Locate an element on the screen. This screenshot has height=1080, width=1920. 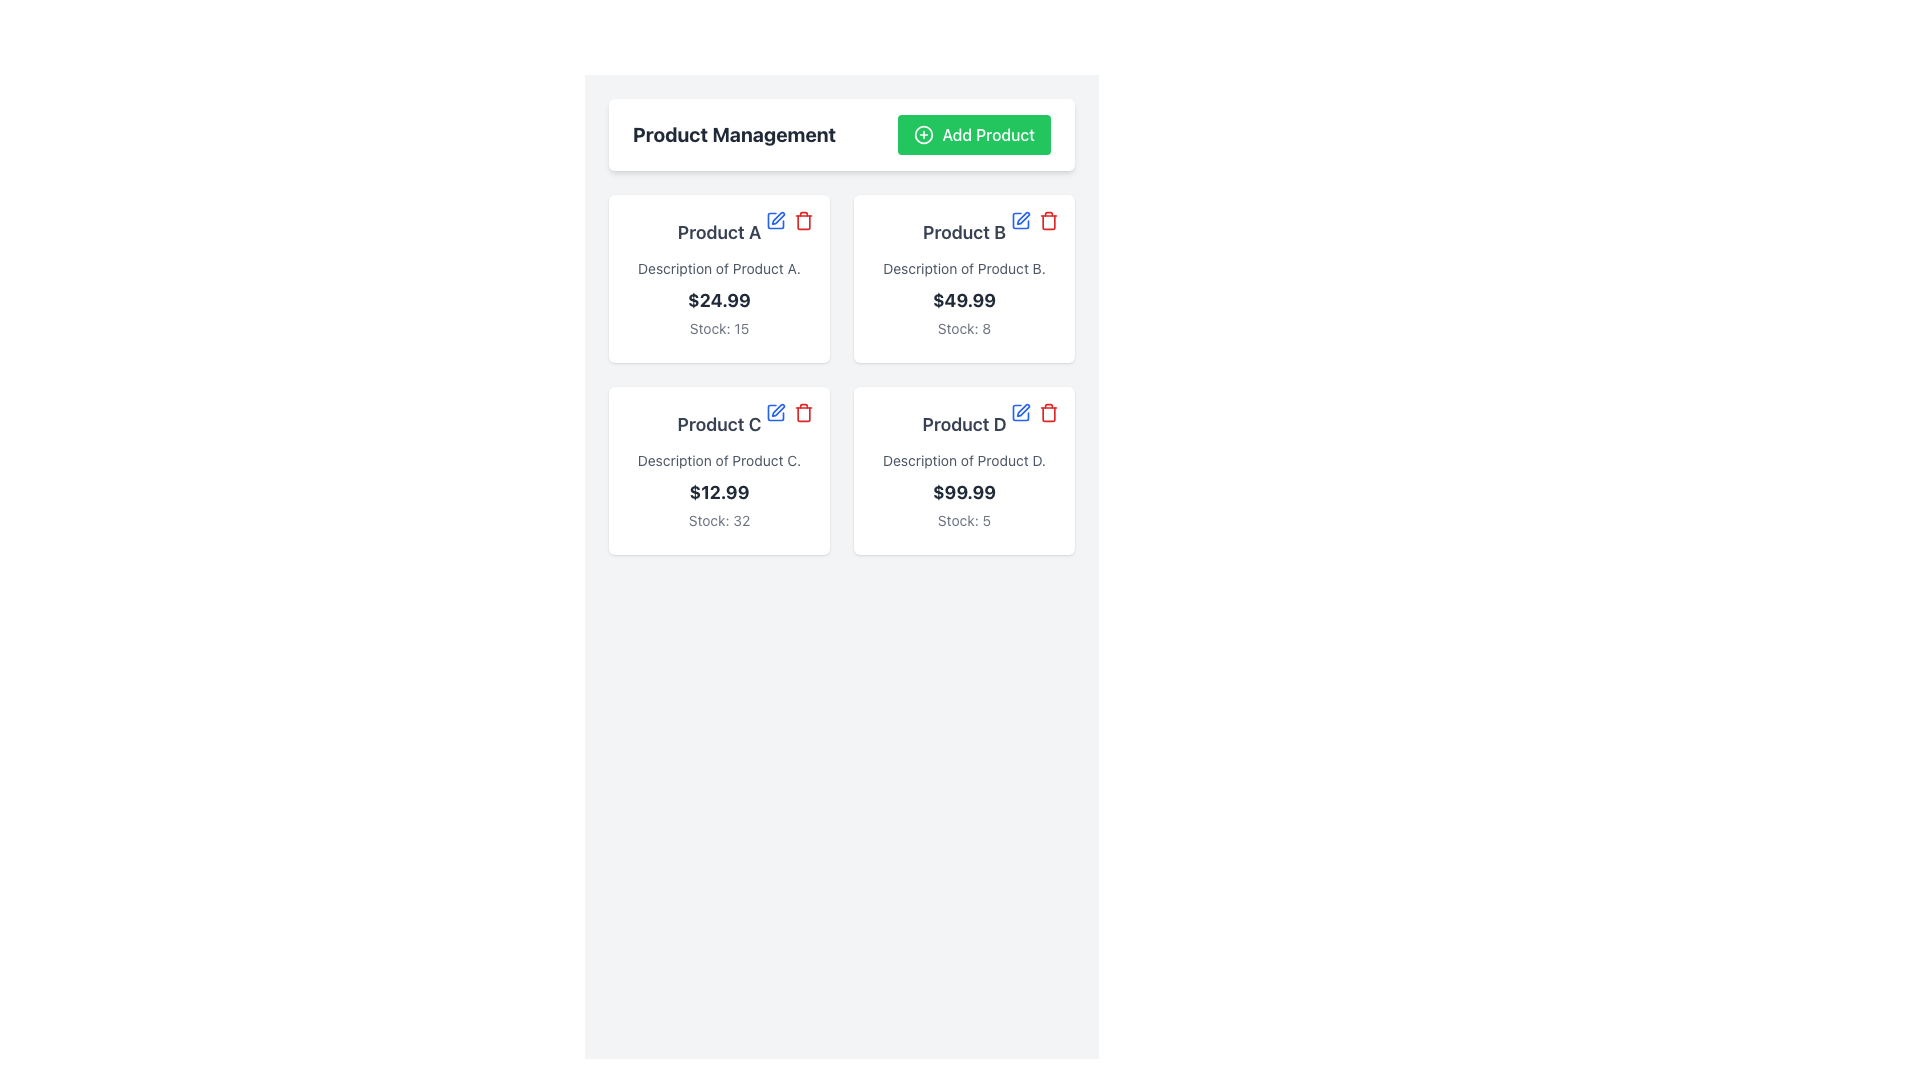
the blue pen icon located in the top-right corner of the 'Product B' box to initiate the editing action is located at coordinates (1021, 220).